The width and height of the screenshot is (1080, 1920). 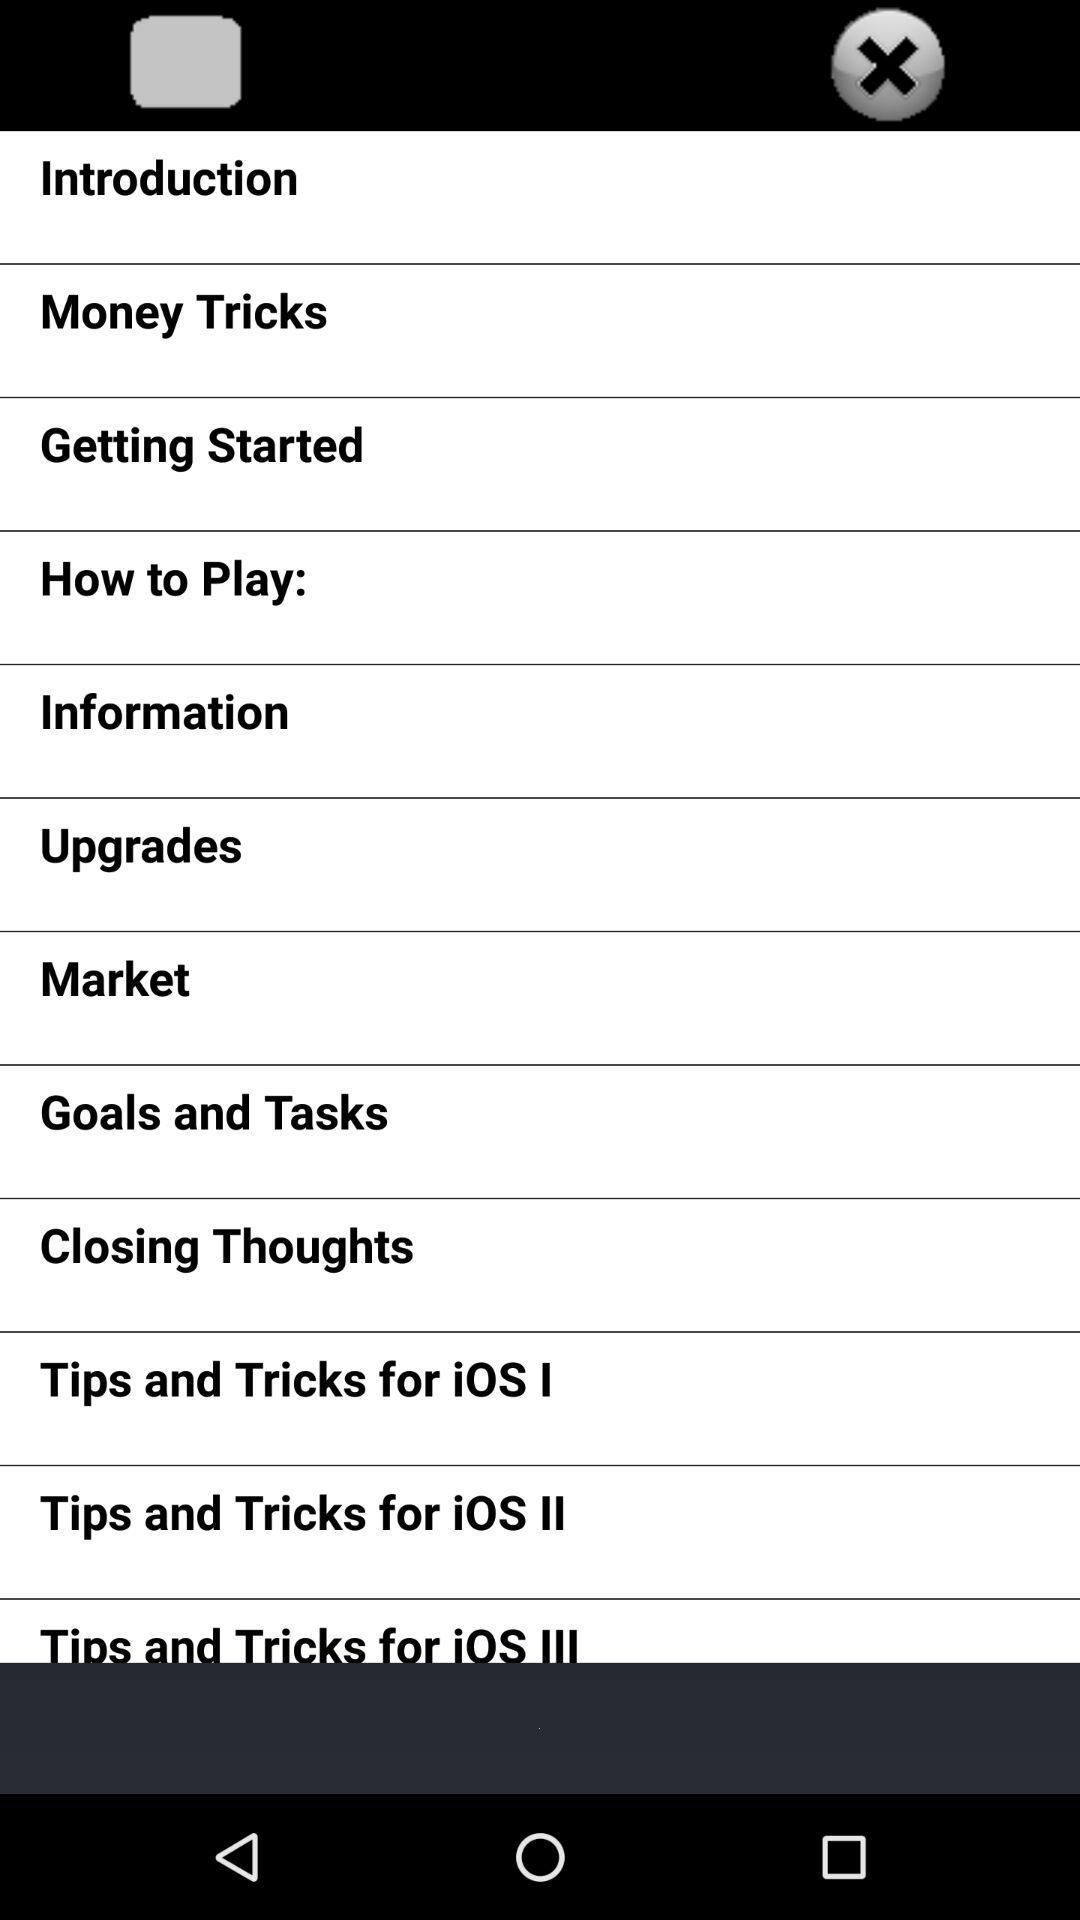 What do you see at coordinates (202, 450) in the screenshot?
I see `getting started item` at bounding box center [202, 450].